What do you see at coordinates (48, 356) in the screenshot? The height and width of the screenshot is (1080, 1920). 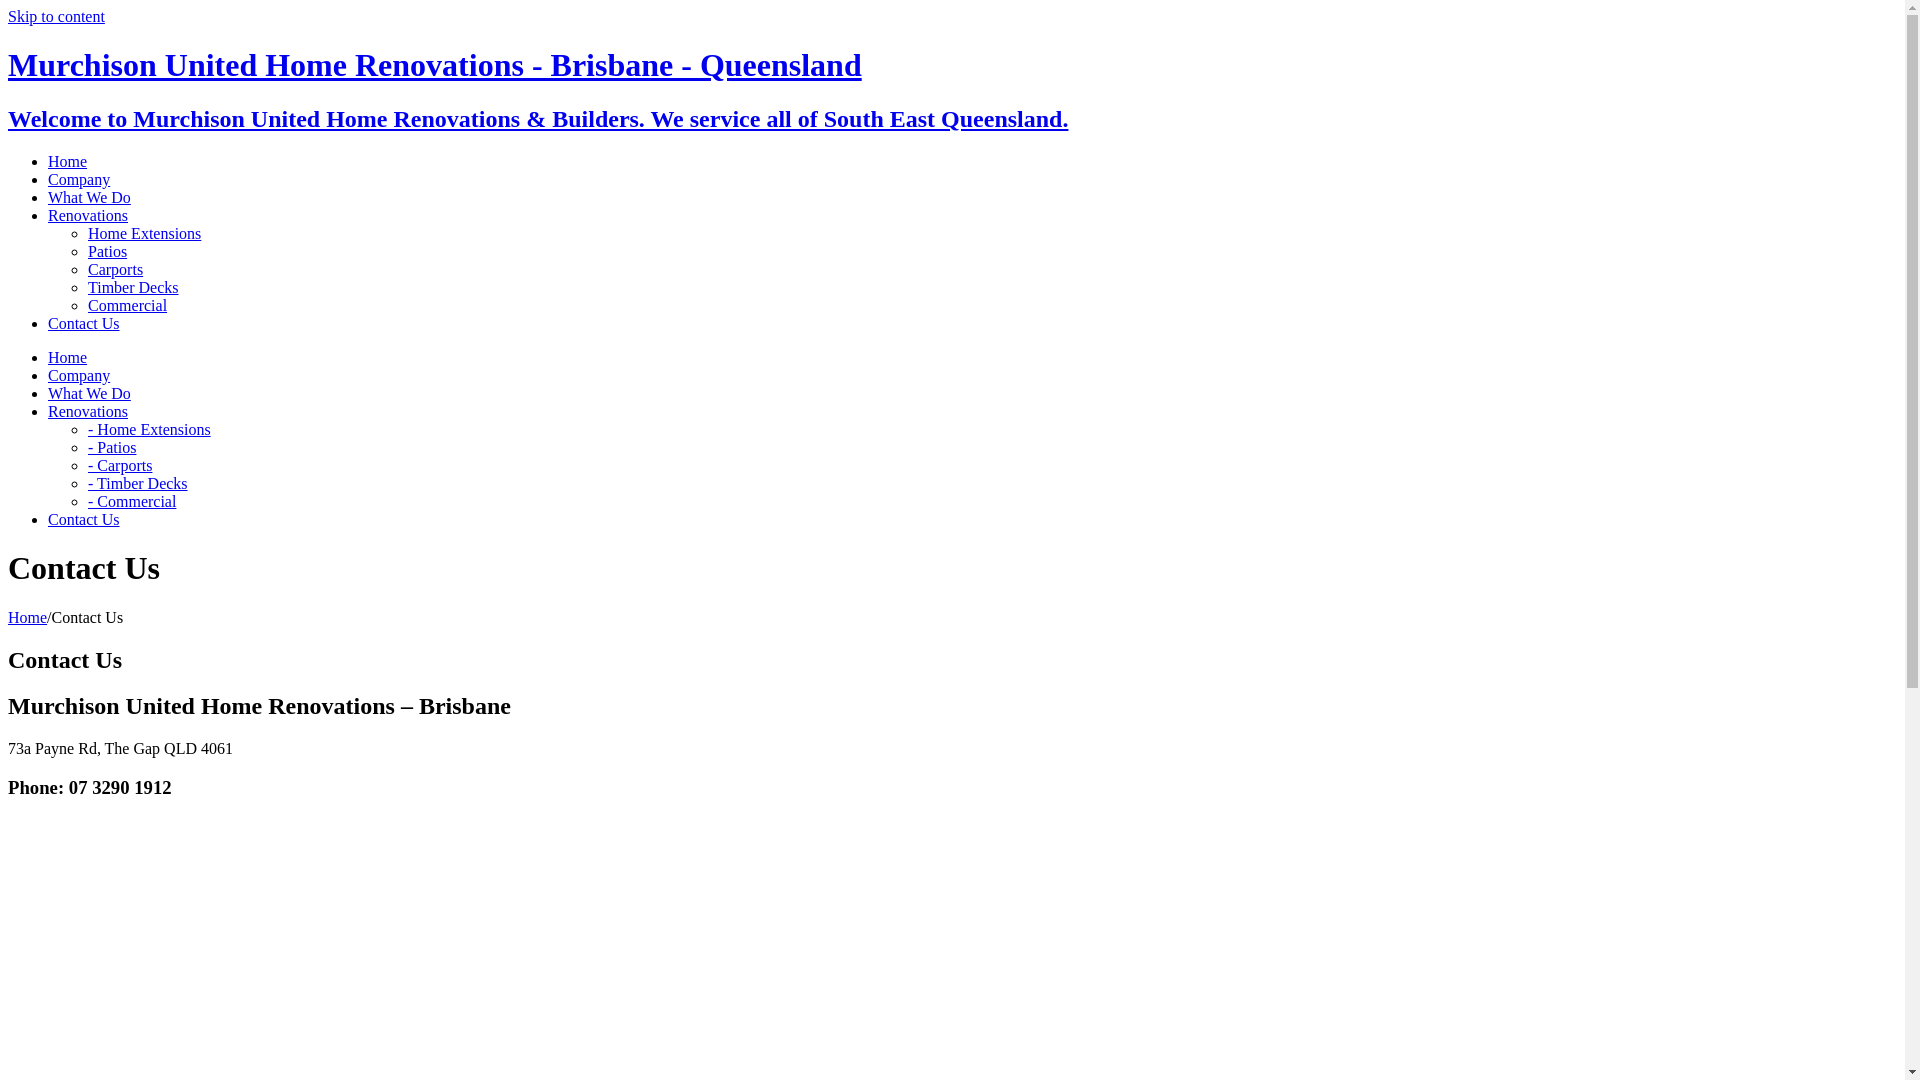 I see `'Home'` at bounding box center [48, 356].